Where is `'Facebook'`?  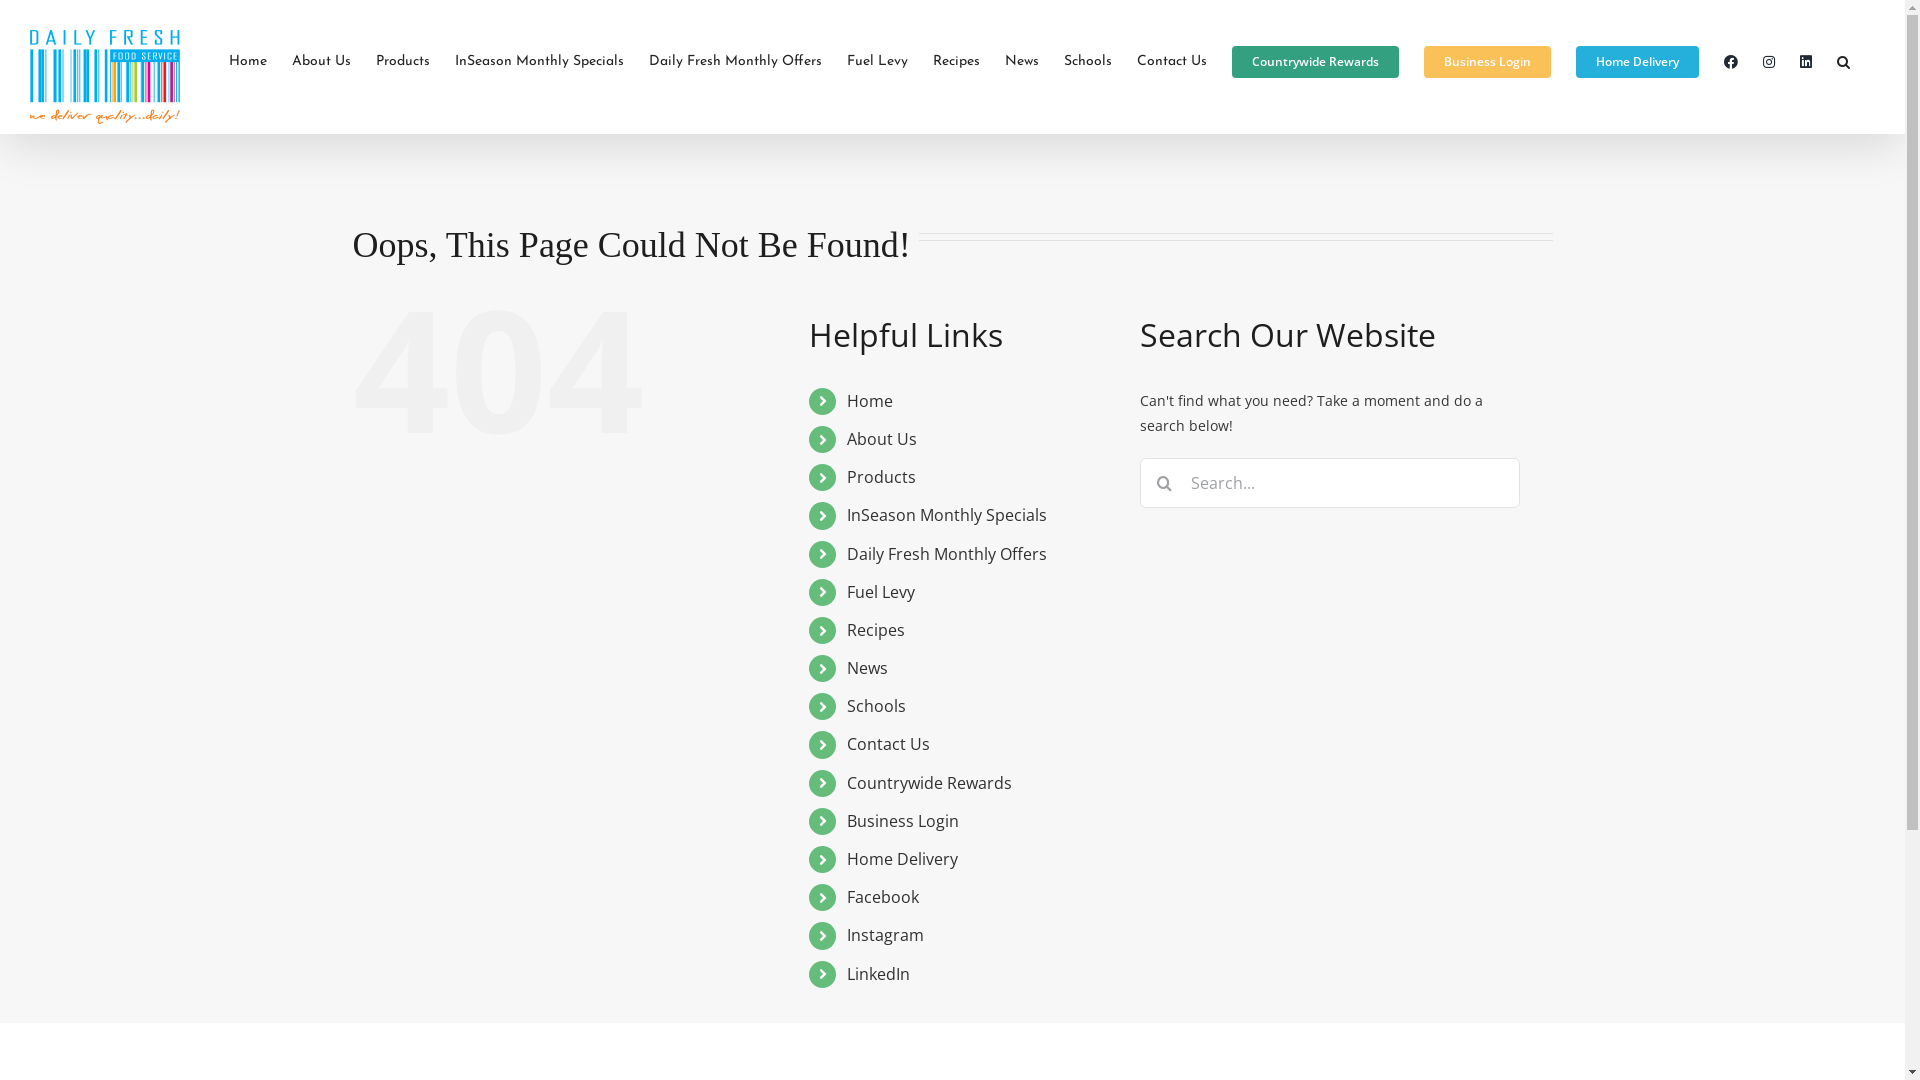
'Facebook' is located at coordinates (882, 896).